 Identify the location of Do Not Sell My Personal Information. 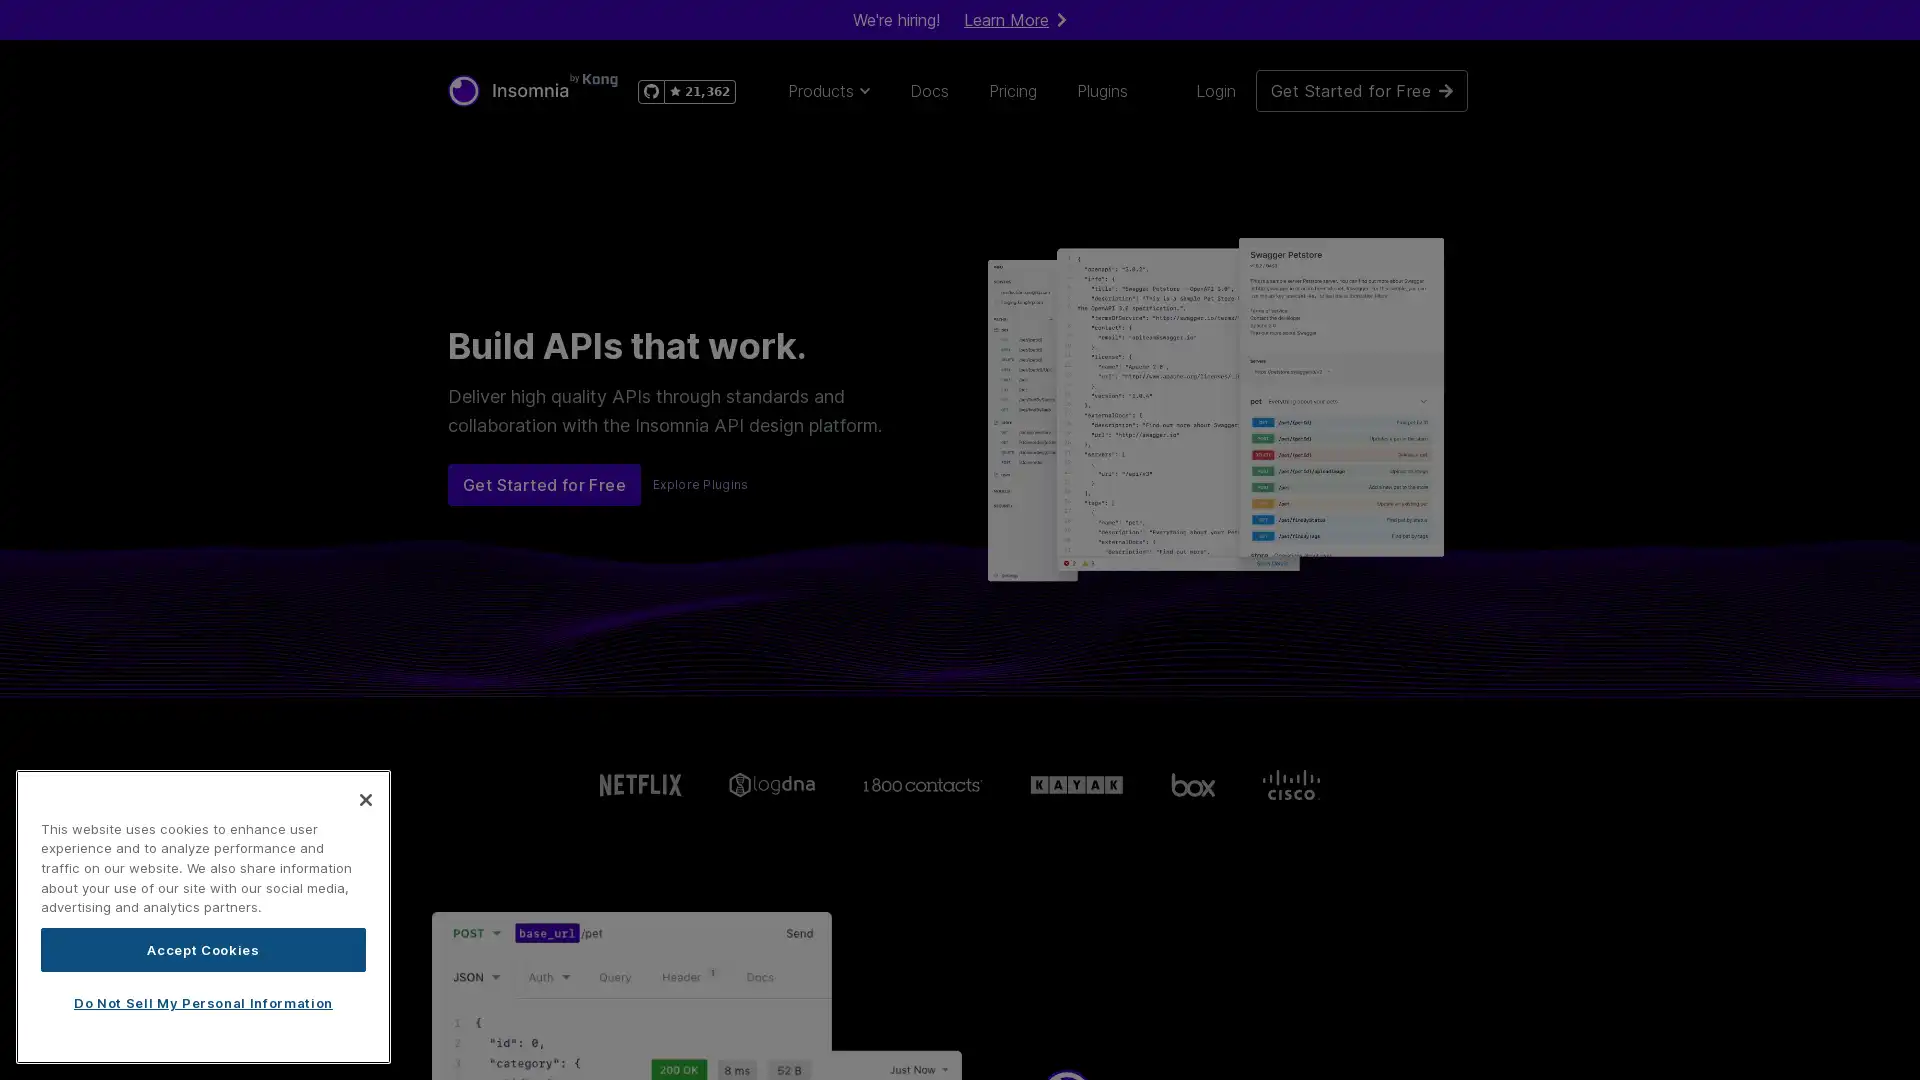
(203, 1002).